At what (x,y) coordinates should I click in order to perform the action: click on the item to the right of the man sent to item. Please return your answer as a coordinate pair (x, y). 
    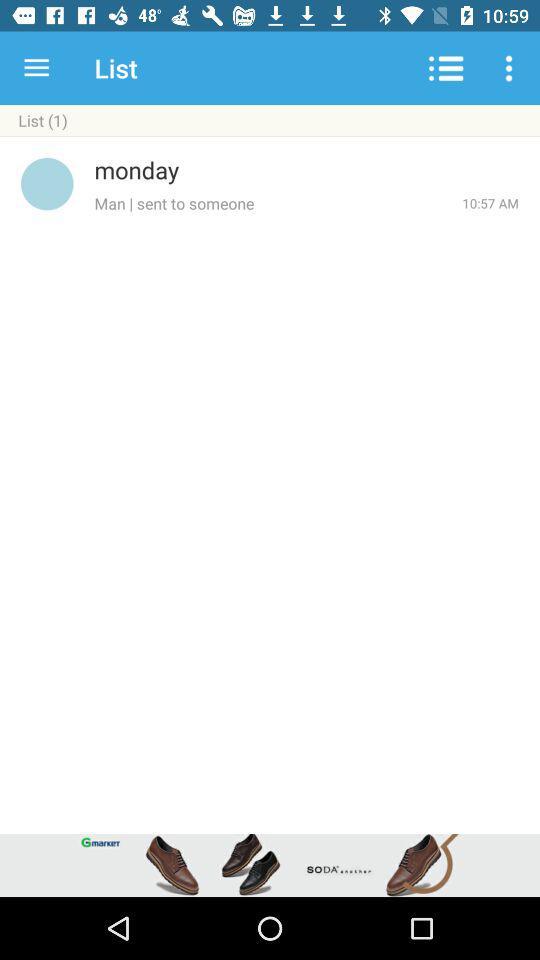
    Looking at the image, I should click on (489, 203).